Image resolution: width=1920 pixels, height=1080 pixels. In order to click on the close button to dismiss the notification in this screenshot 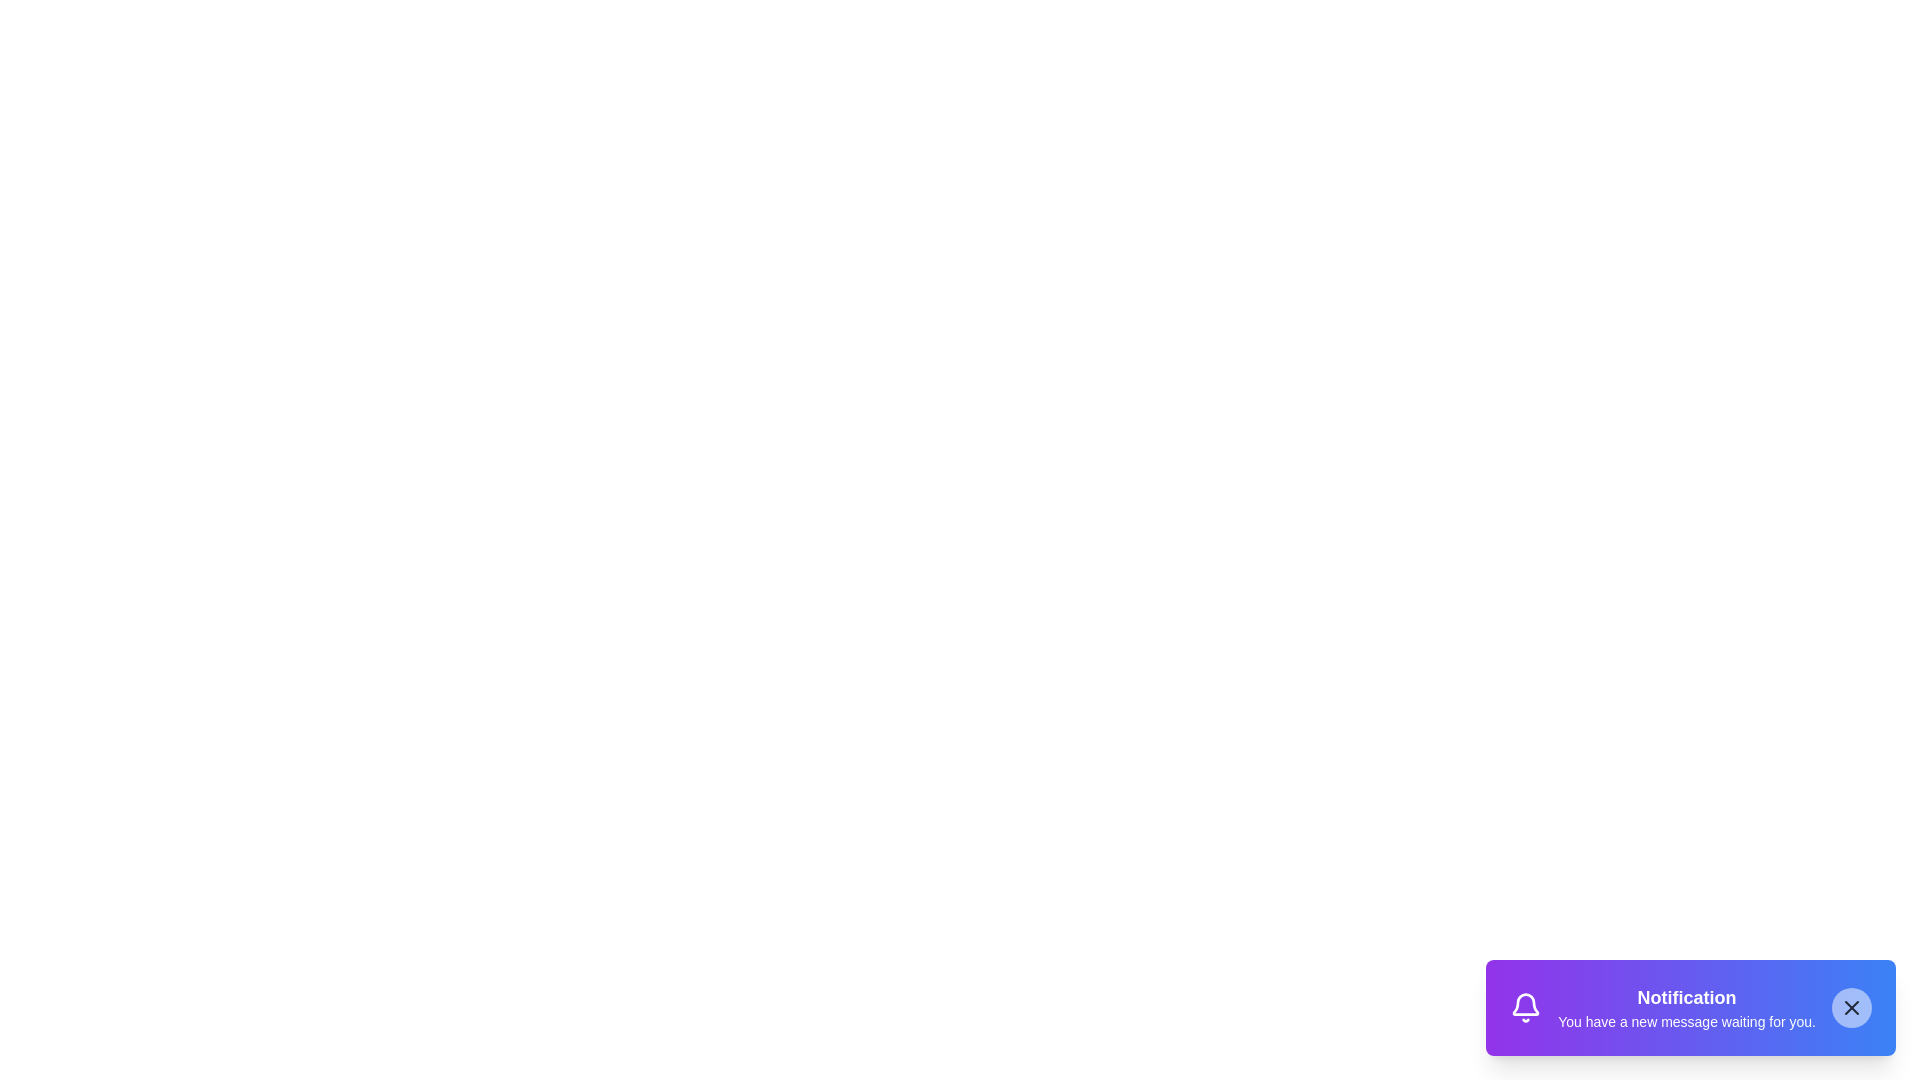, I will do `click(1851, 1007)`.